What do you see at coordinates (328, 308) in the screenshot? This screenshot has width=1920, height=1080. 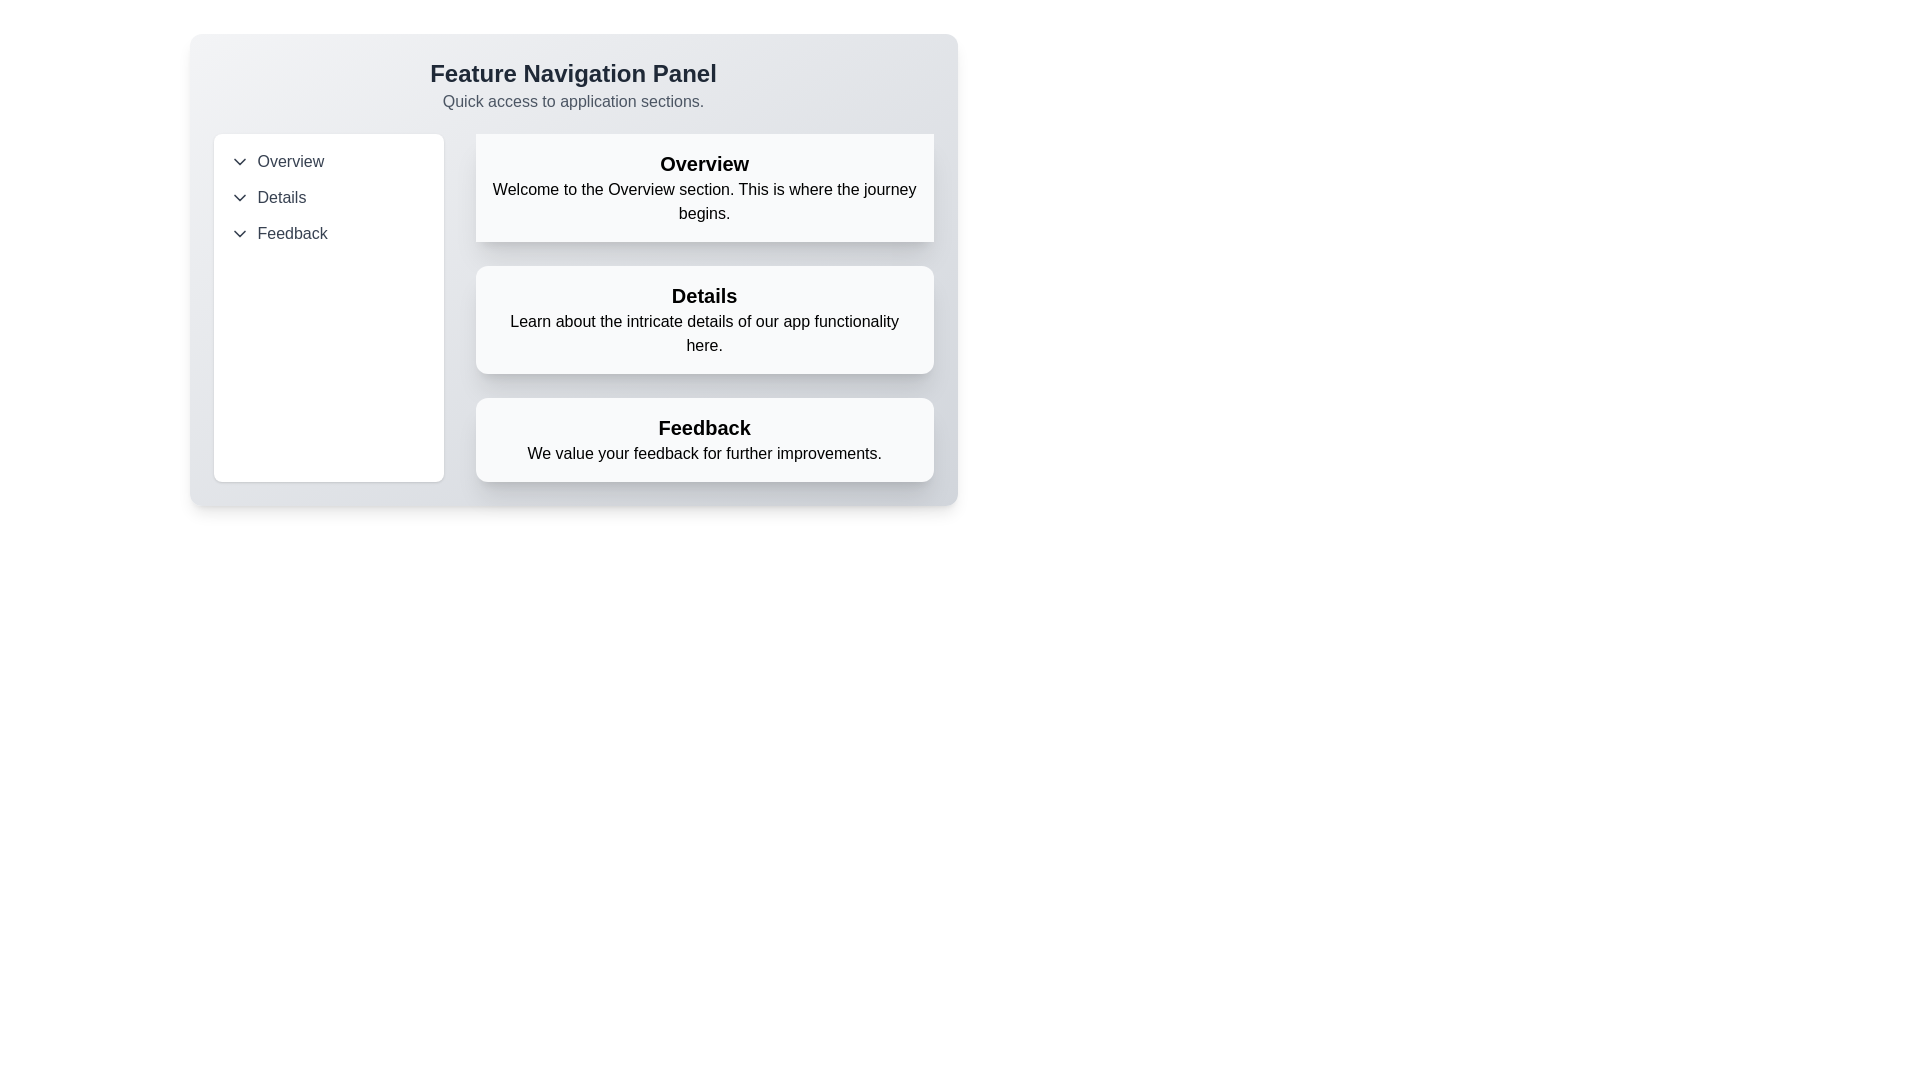 I see `the Navigation panel located on the left side of the interface` at bounding box center [328, 308].